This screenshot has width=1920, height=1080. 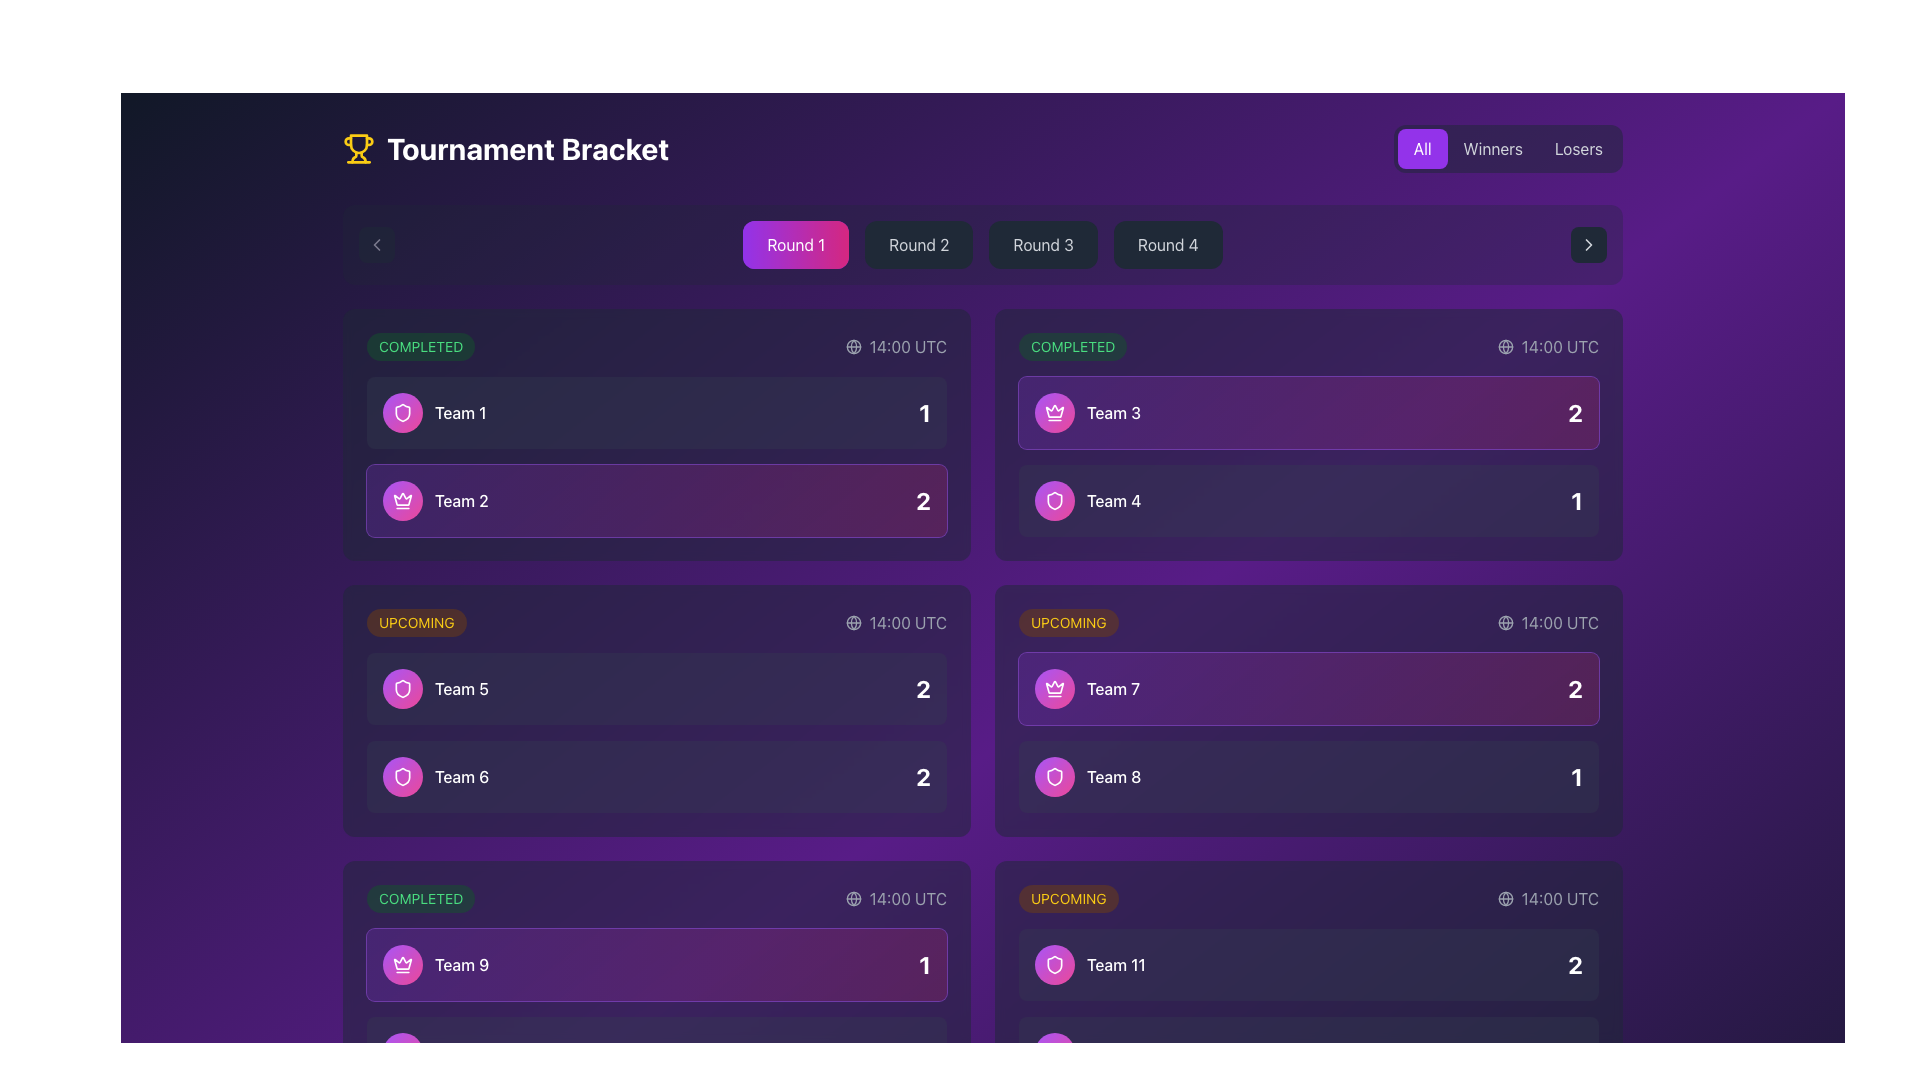 What do you see at coordinates (402, 498) in the screenshot?
I see `the crown SVG icon located in the bottom-left corner of the 'Team 9' section of the scoreboard interface, which represents a designation or achievement for the team` at bounding box center [402, 498].